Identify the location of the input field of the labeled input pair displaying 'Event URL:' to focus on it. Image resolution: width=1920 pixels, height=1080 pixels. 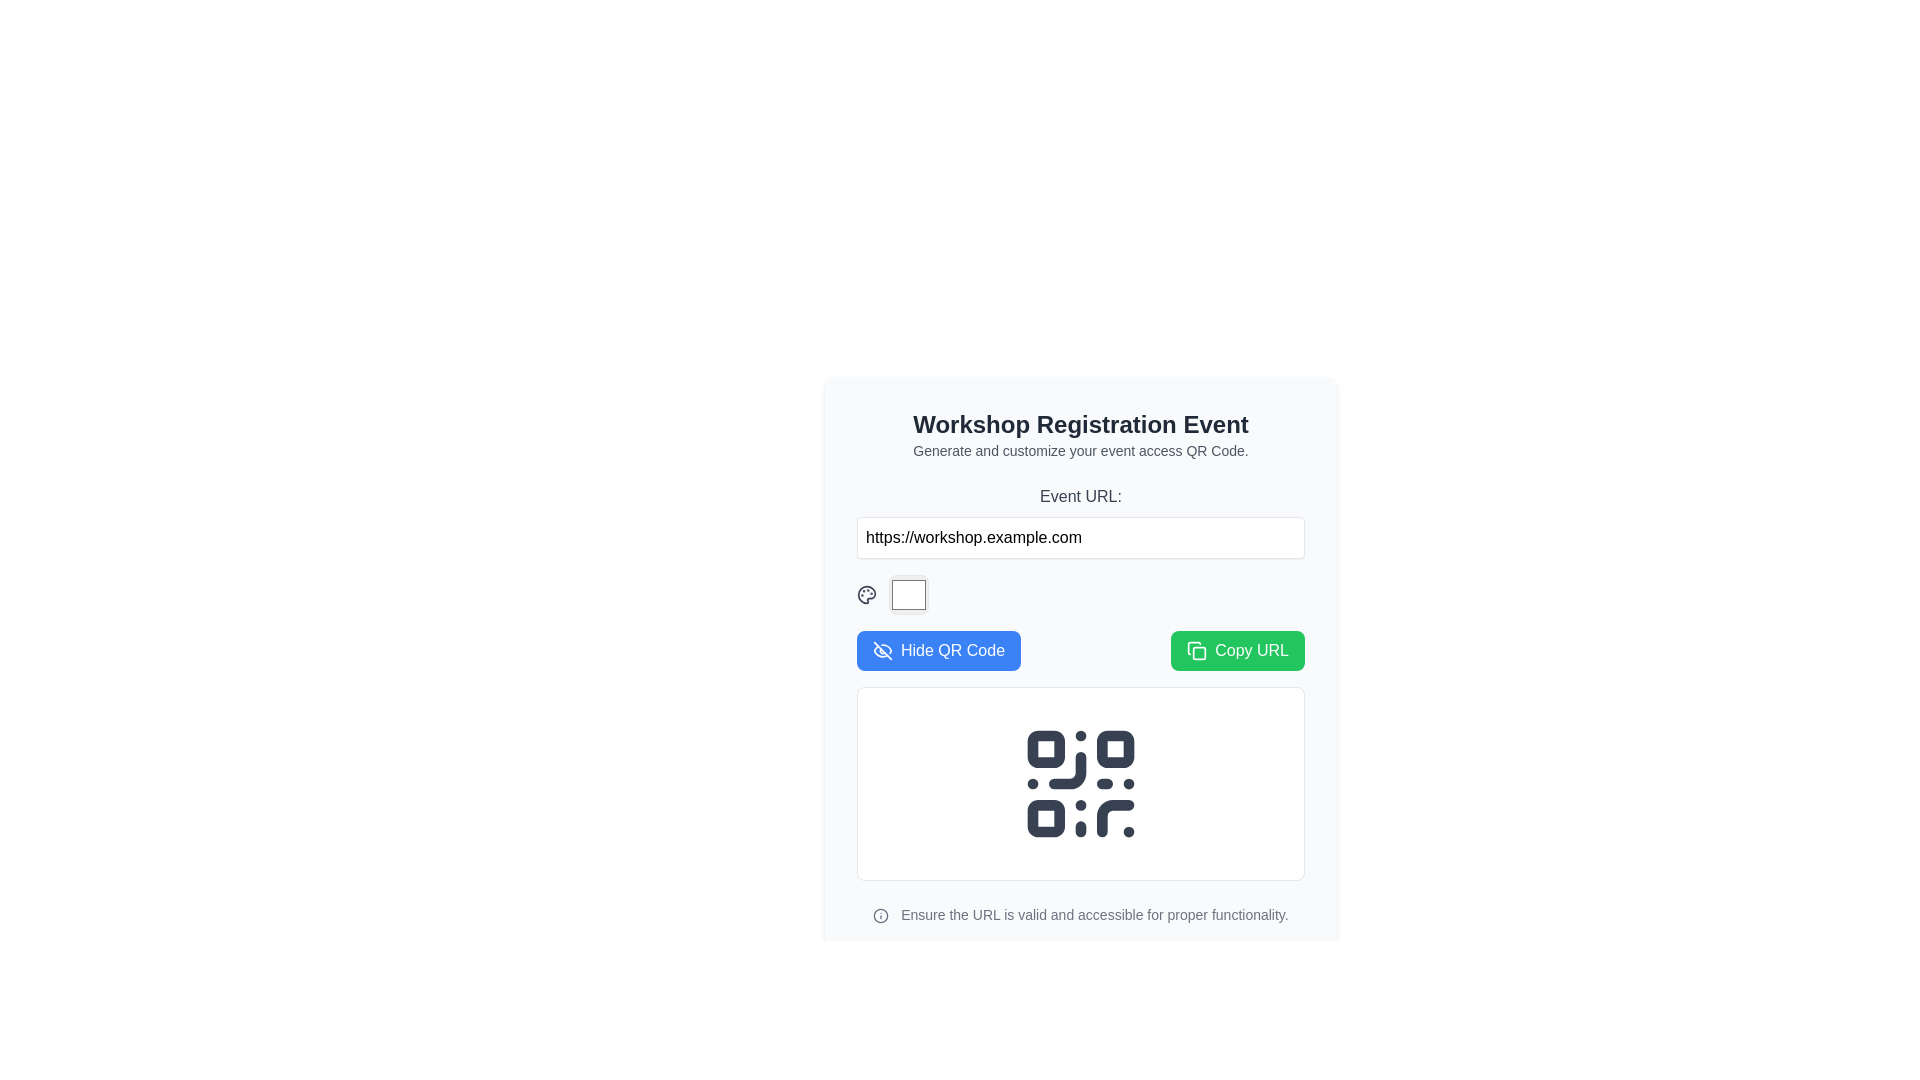
(1079, 520).